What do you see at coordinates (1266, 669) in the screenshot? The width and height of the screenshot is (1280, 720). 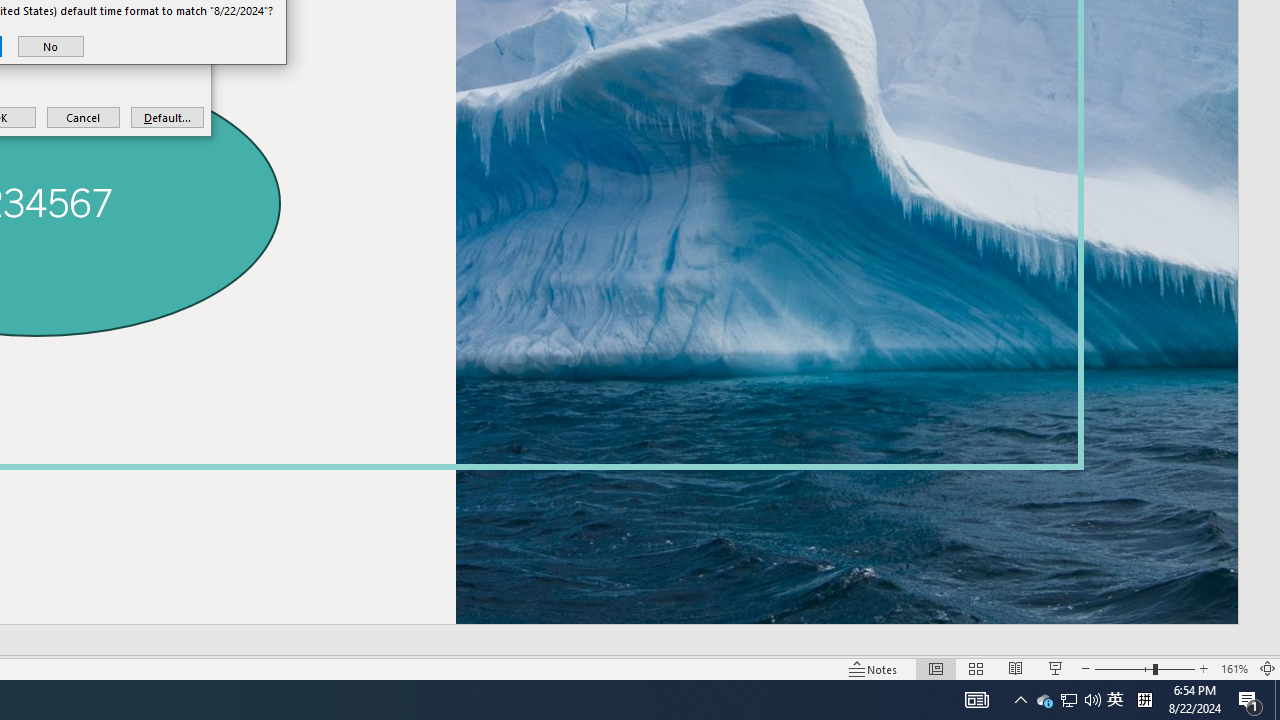 I see `'Zoom to Fit '` at bounding box center [1266, 669].